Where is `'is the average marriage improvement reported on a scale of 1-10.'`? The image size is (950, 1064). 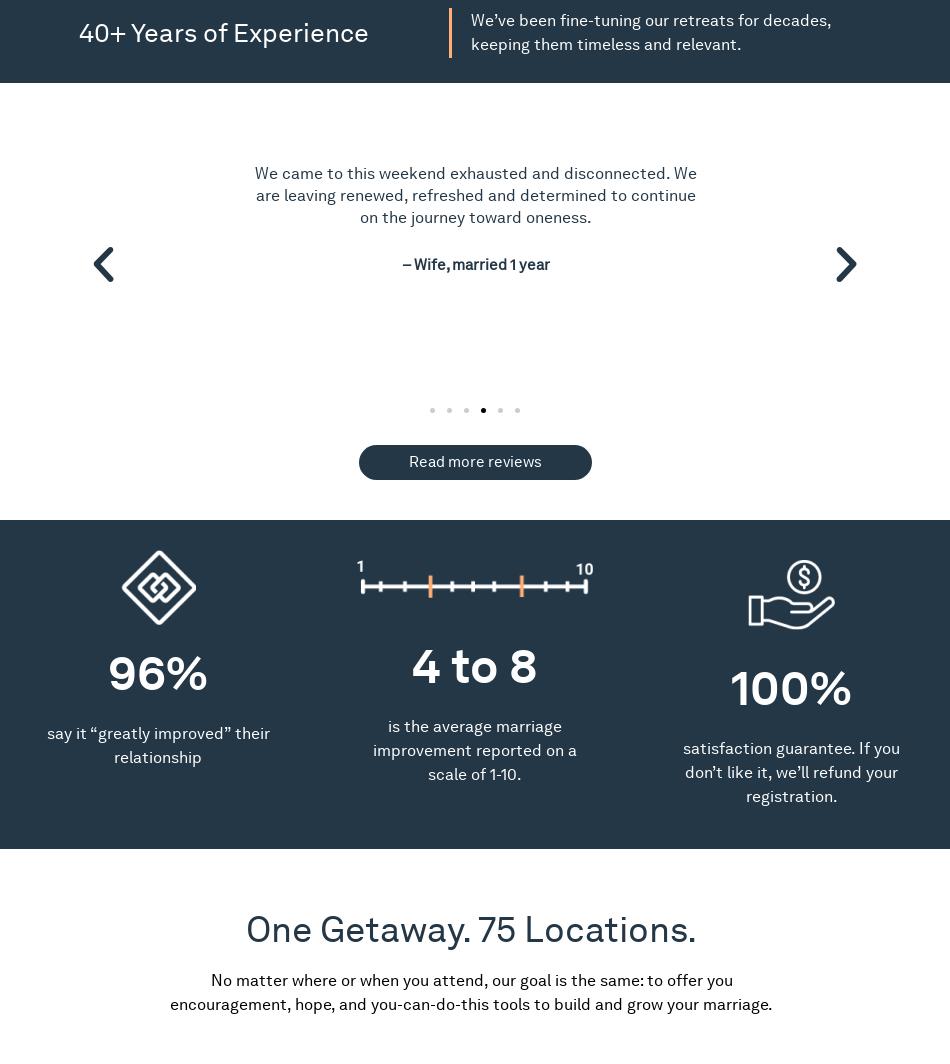 'is the average marriage improvement reported on a scale of 1-10.' is located at coordinates (371, 750).